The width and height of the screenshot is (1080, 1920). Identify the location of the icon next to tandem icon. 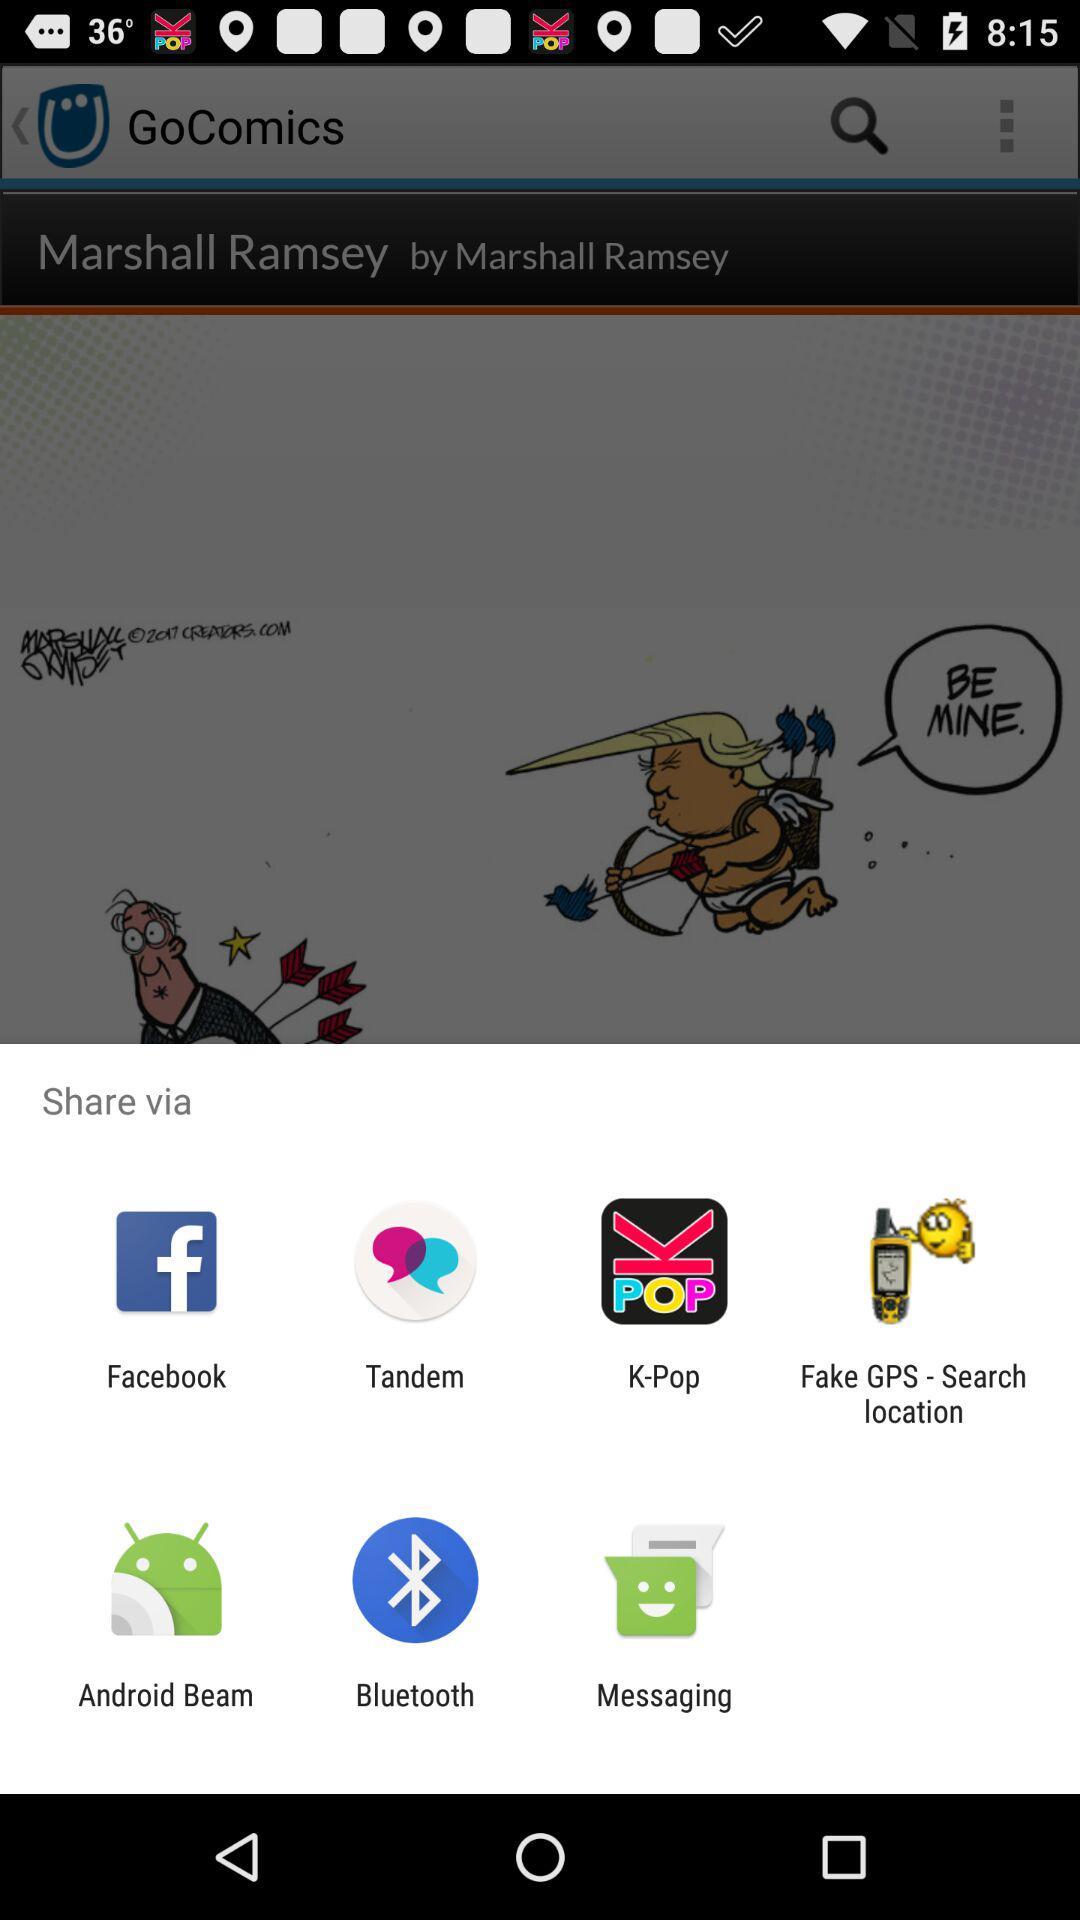
(664, 1392).